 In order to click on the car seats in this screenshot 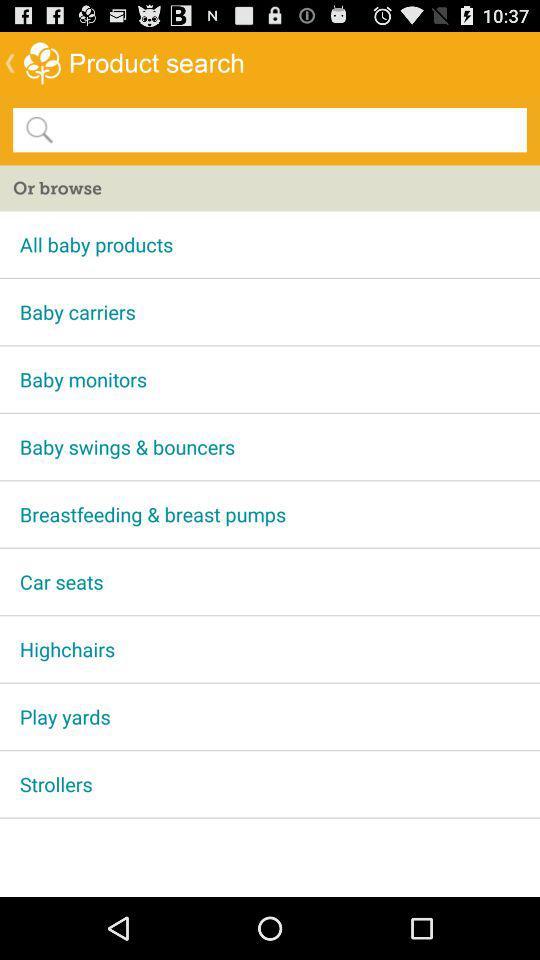, I will do `click(270, 581)`.